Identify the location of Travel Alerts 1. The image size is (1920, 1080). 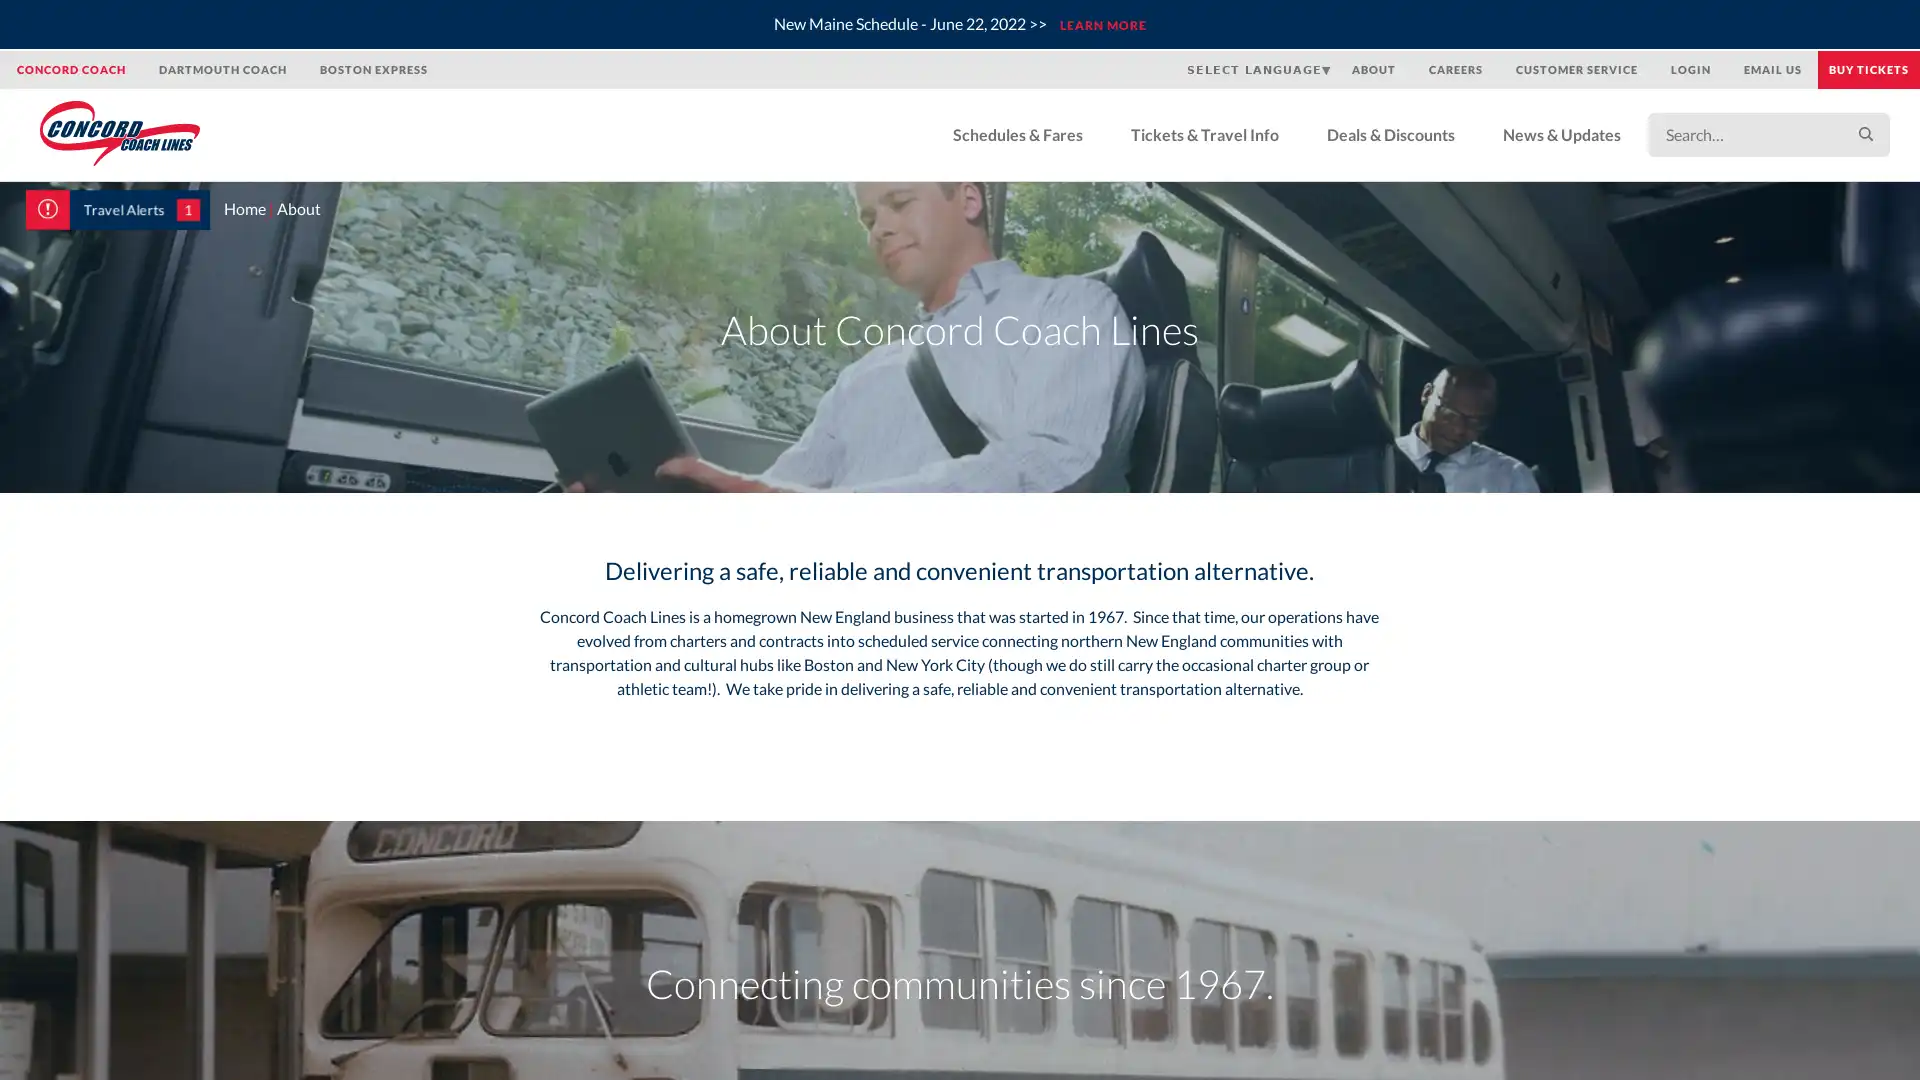
(117, 209).